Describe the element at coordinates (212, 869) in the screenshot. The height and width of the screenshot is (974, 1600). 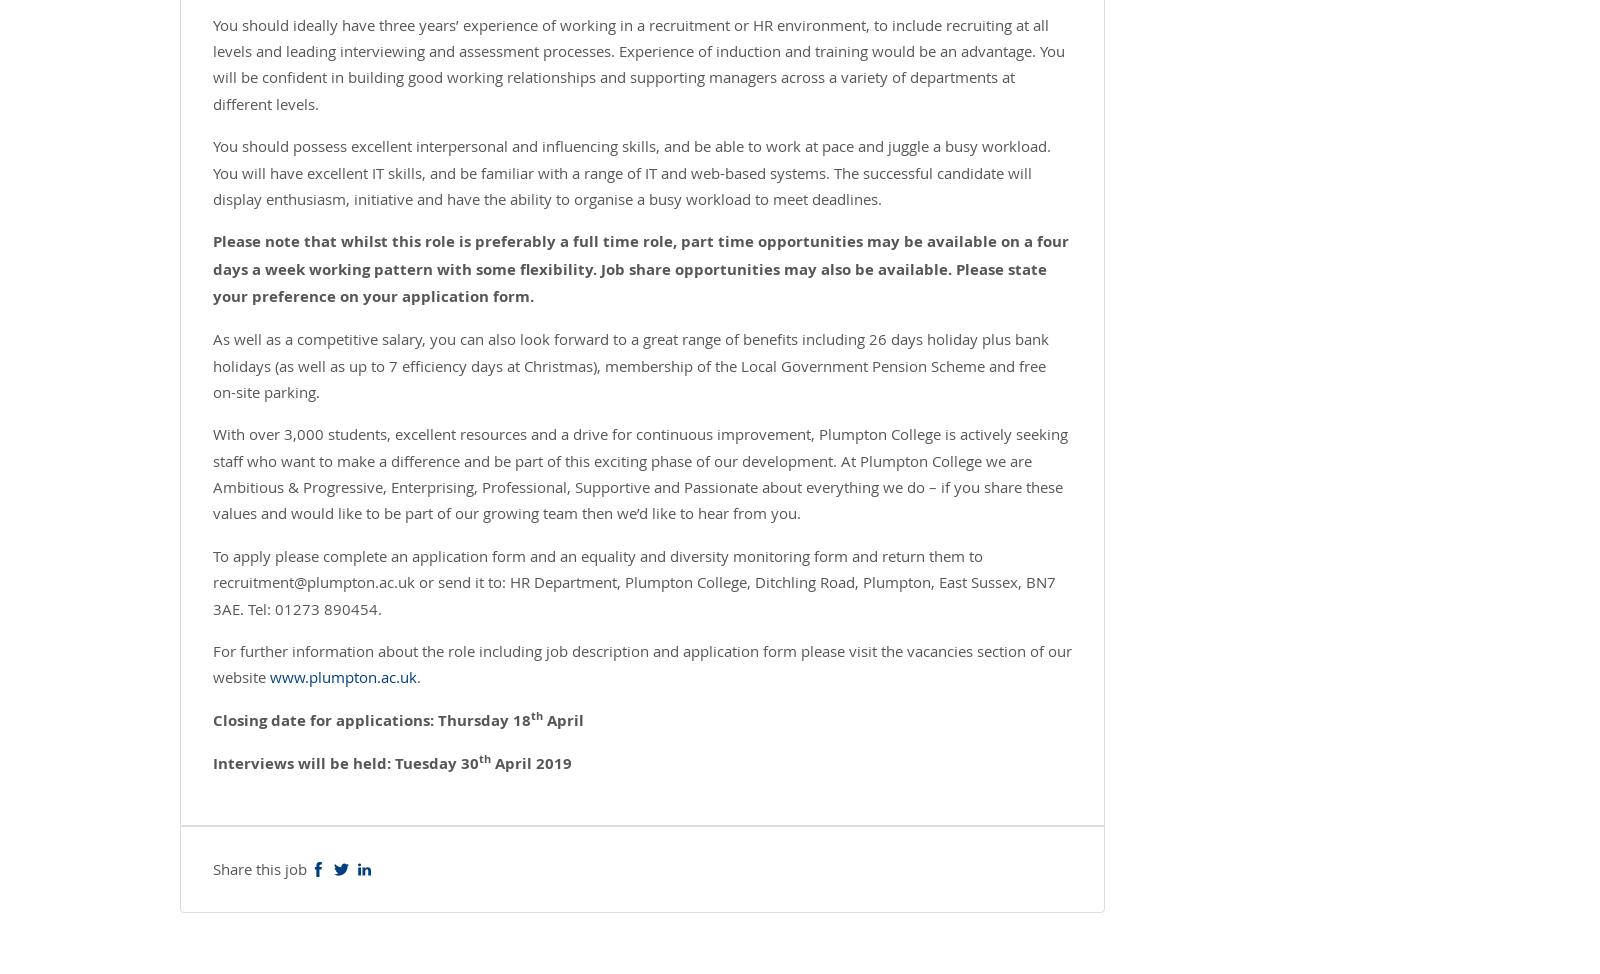
I see `'Share this job'` at that location.